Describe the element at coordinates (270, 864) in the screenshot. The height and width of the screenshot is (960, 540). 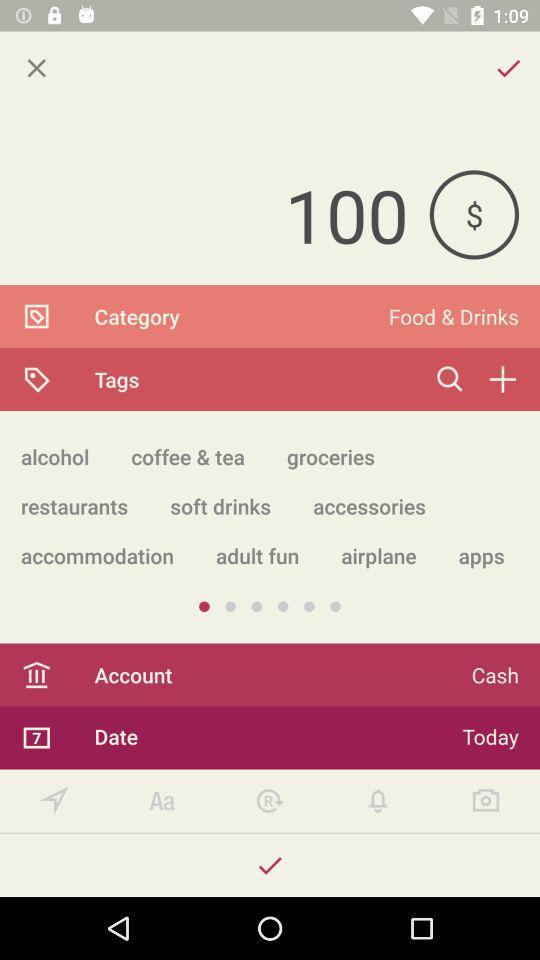
I see `confirm` at that location.